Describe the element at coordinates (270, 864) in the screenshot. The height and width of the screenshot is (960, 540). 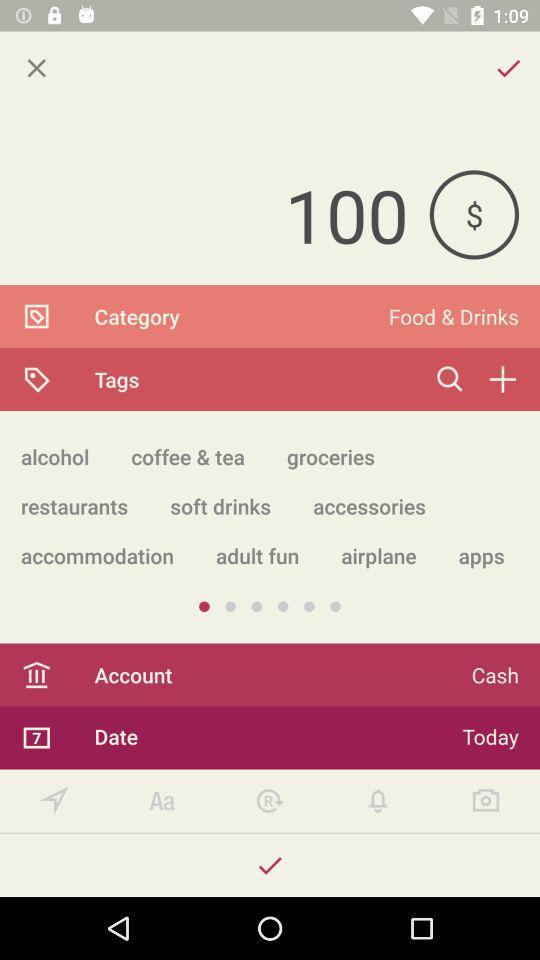
I see `confirm` at that location.